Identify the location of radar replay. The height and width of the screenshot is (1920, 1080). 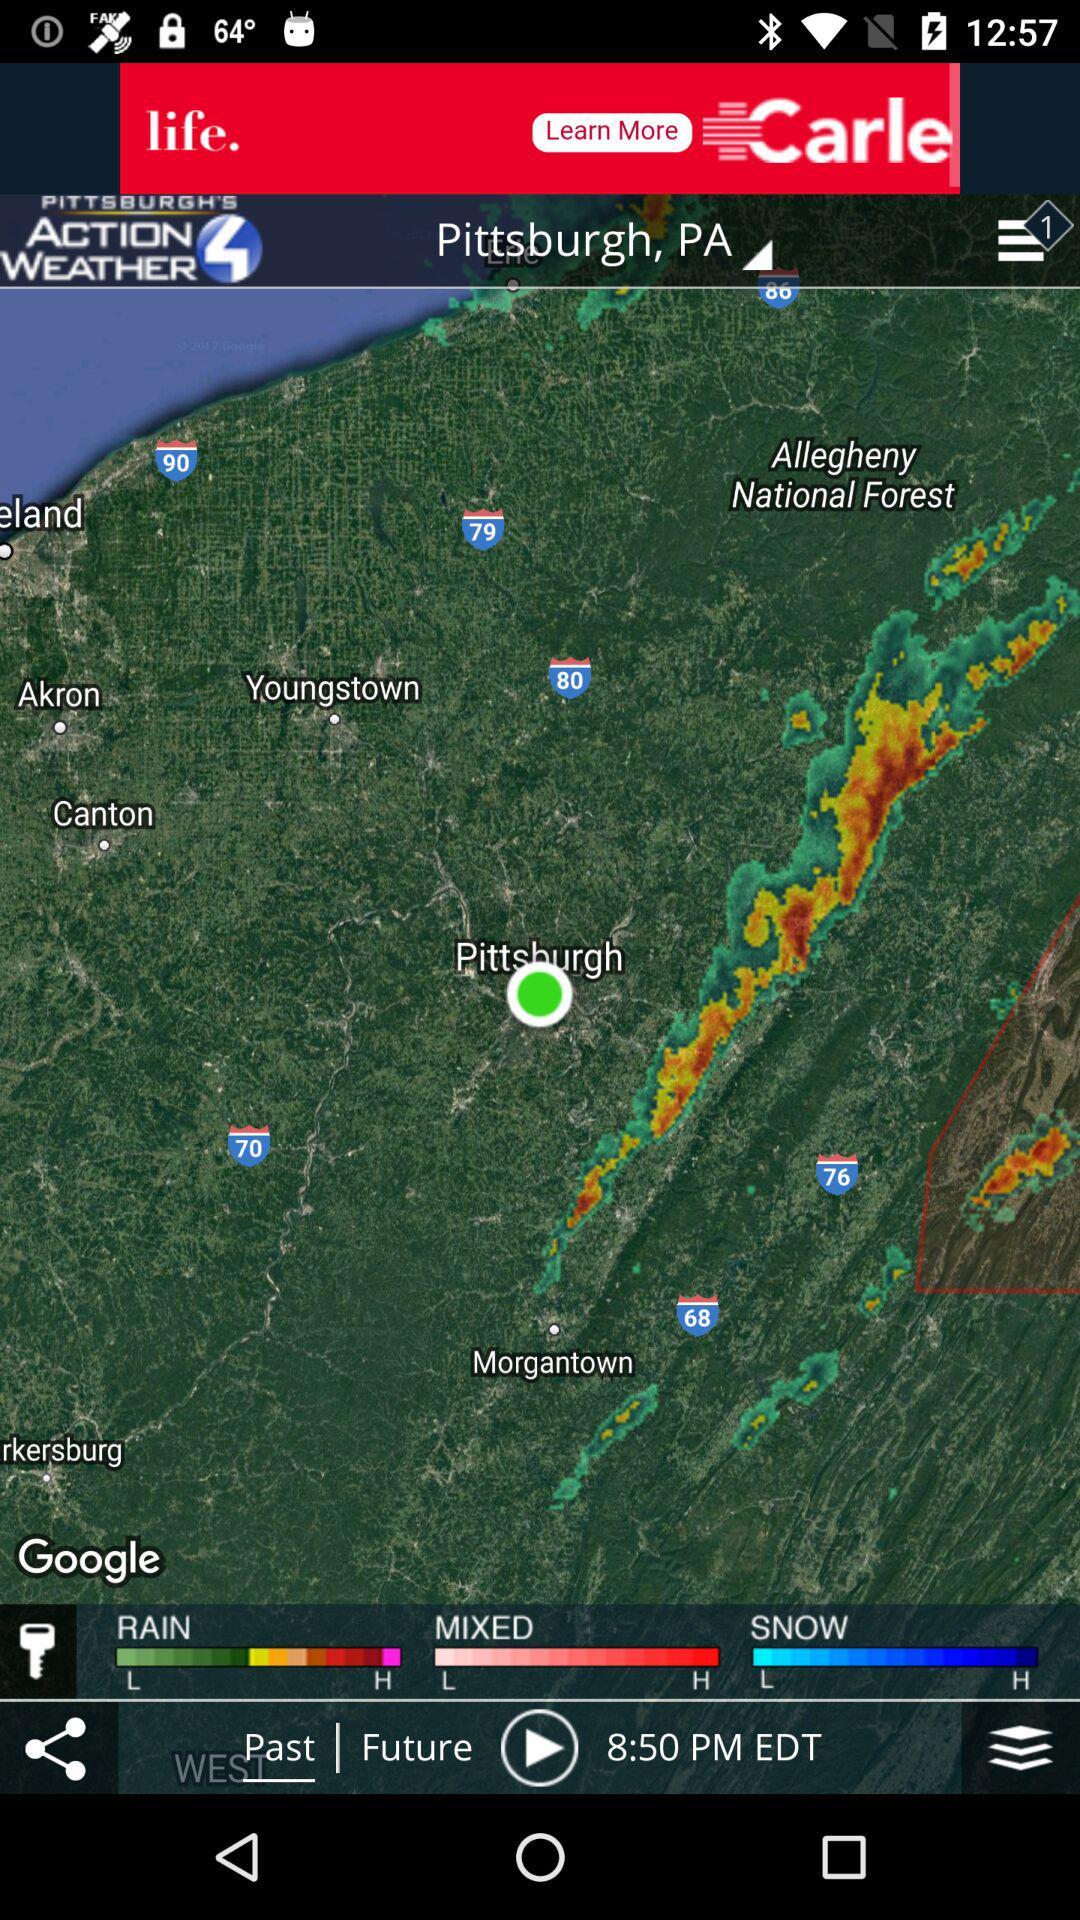
(538, 1746).